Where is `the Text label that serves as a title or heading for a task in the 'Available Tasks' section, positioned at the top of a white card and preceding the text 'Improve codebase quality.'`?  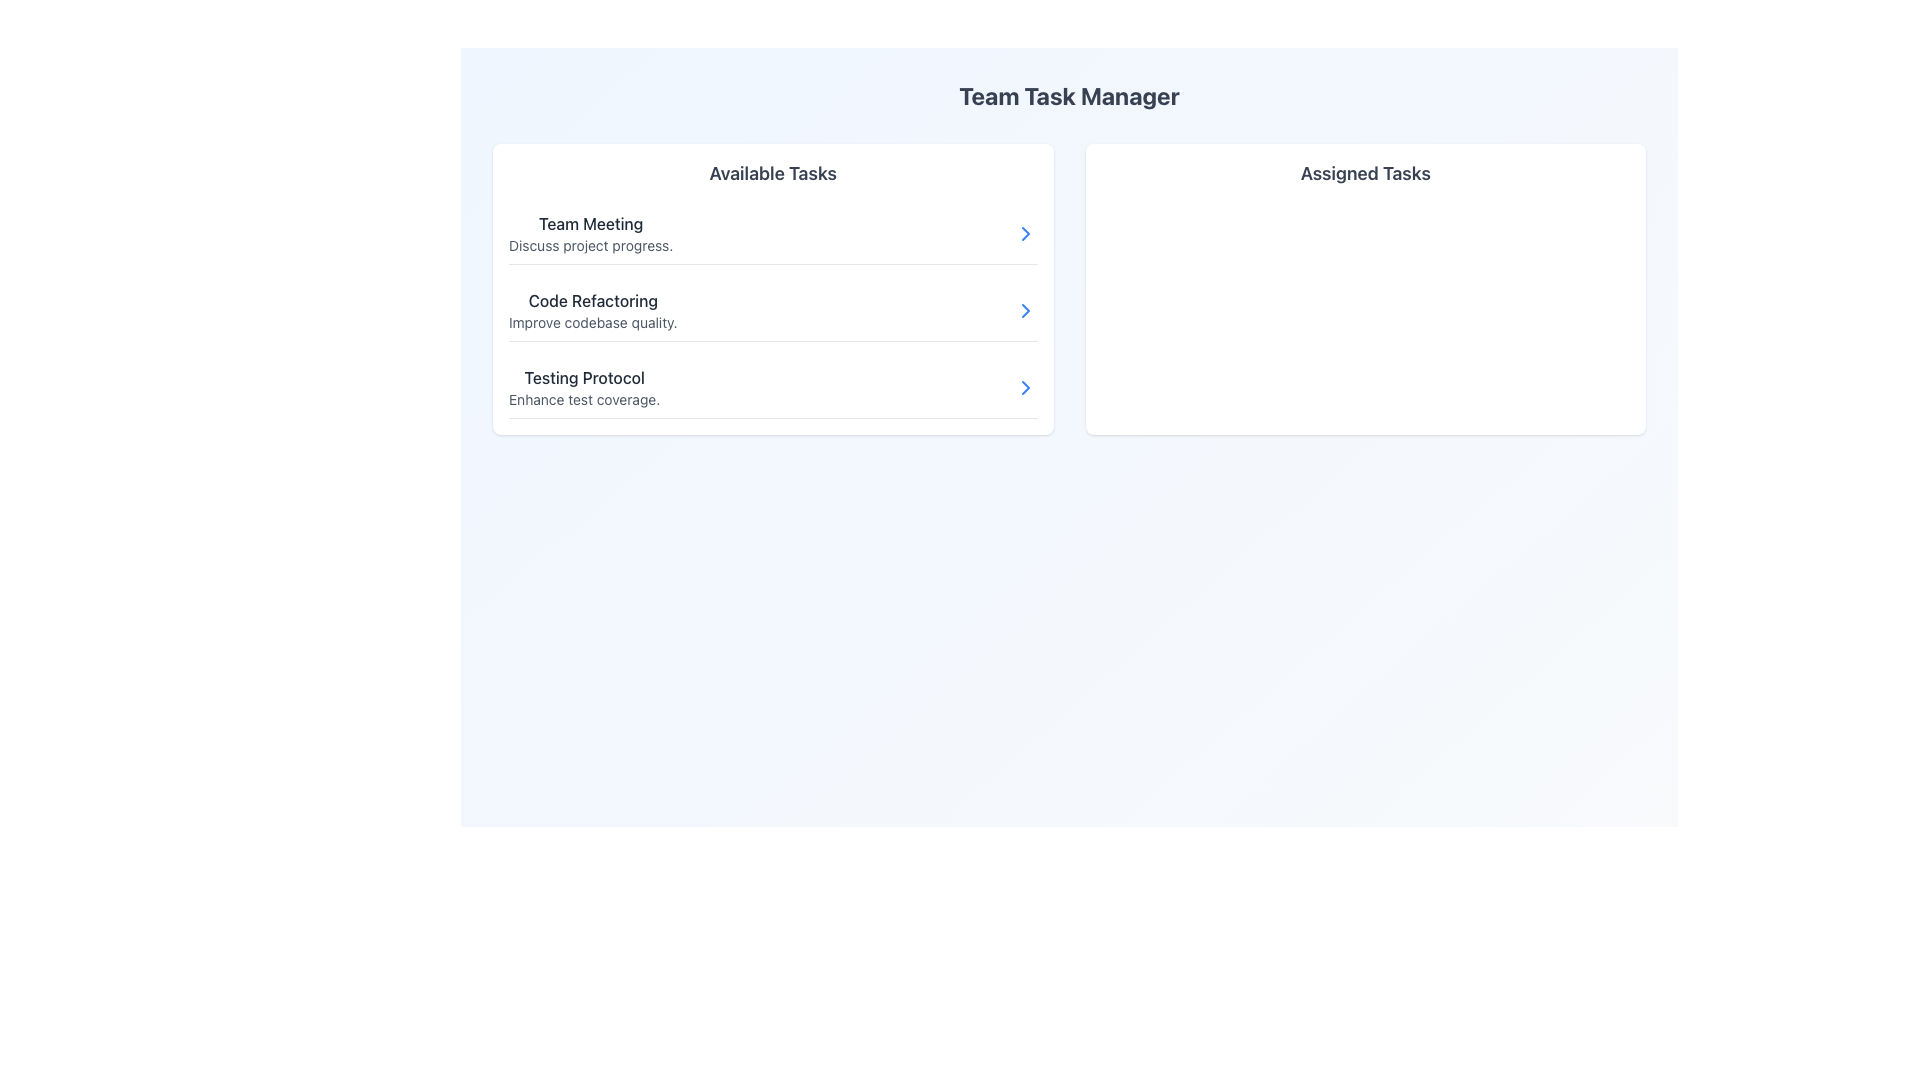
the Text label that serves as a title or heading for a task in the 'Available Tasks' section, positioned at the top of a white card and preceding the text 'Improve codebase quality.' is located at coordinates (592, 300).